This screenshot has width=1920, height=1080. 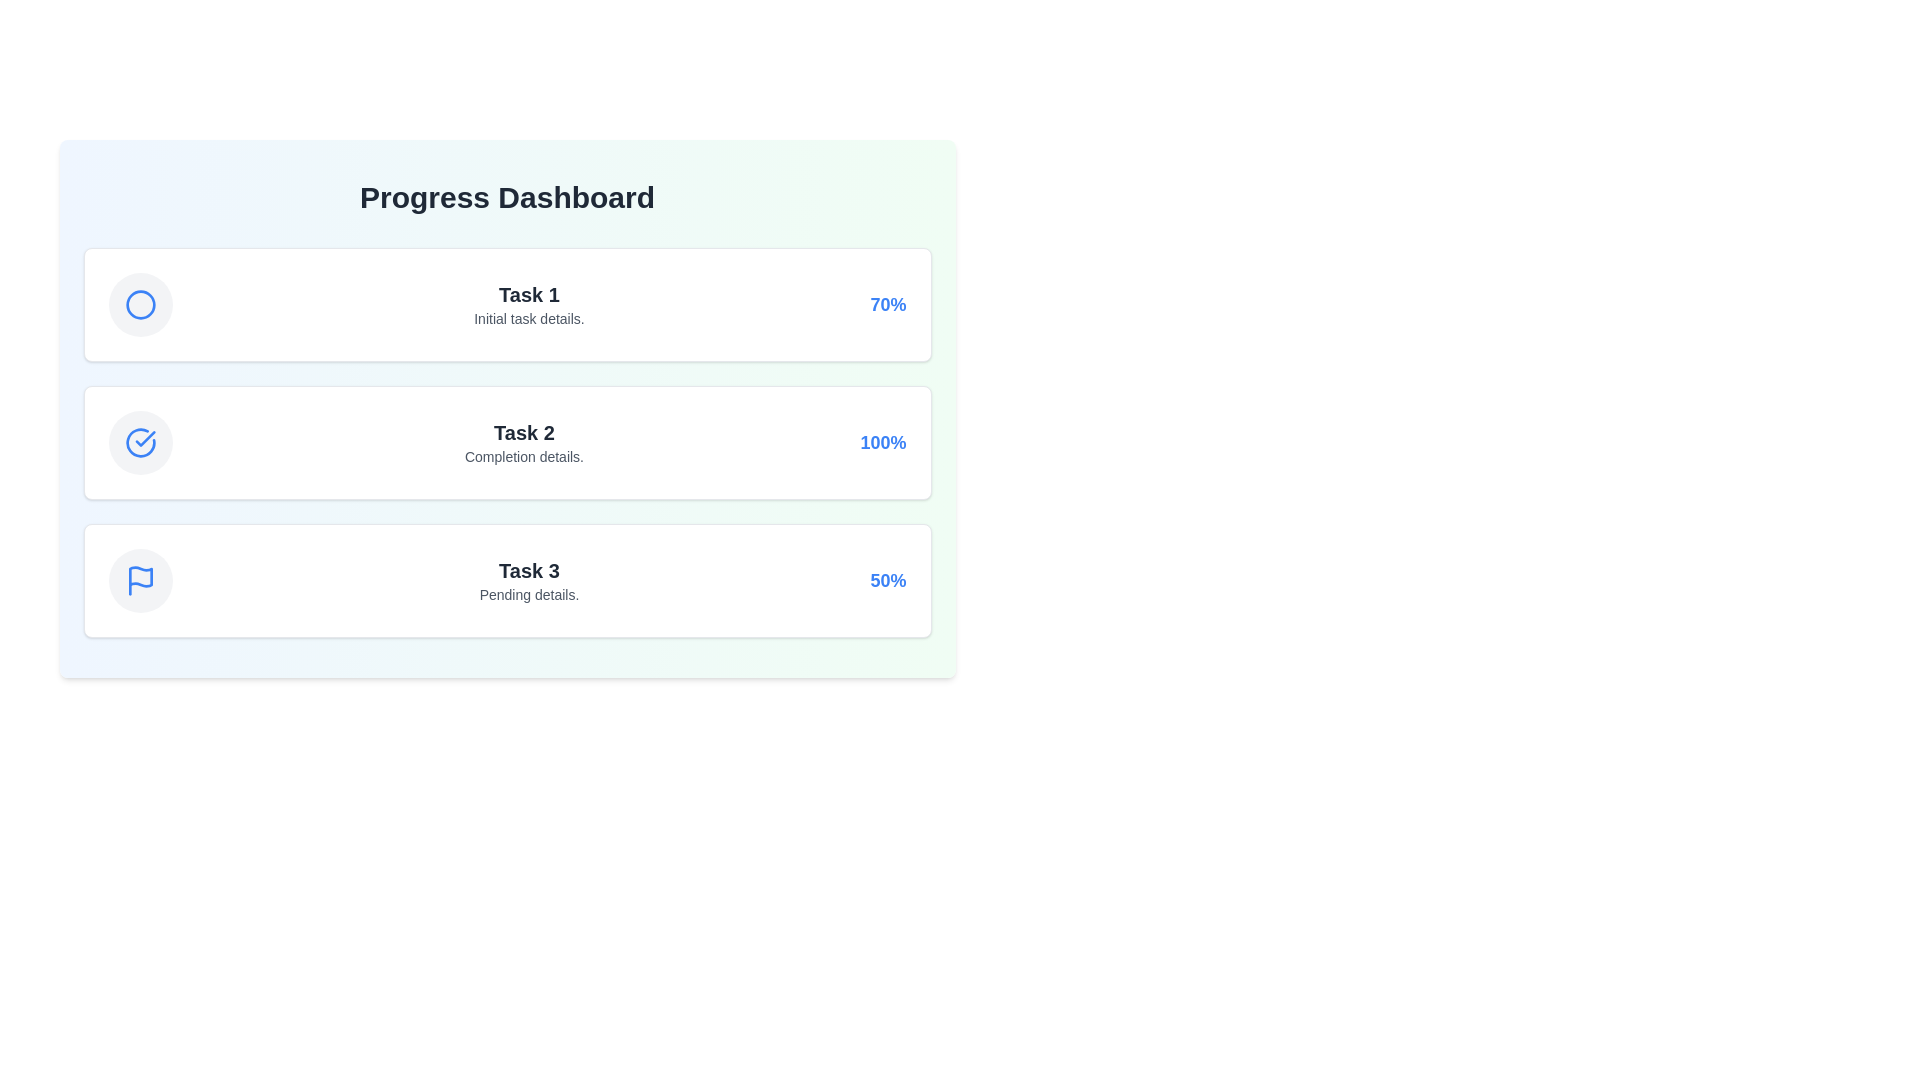 What do you see at coordinates (139, 442) in the screenshot?
I see `the second circular icon in the vertical list that indicates the completion status of 'Task 2' labeled 'Completion details.'` at bounding box center [139, 442].